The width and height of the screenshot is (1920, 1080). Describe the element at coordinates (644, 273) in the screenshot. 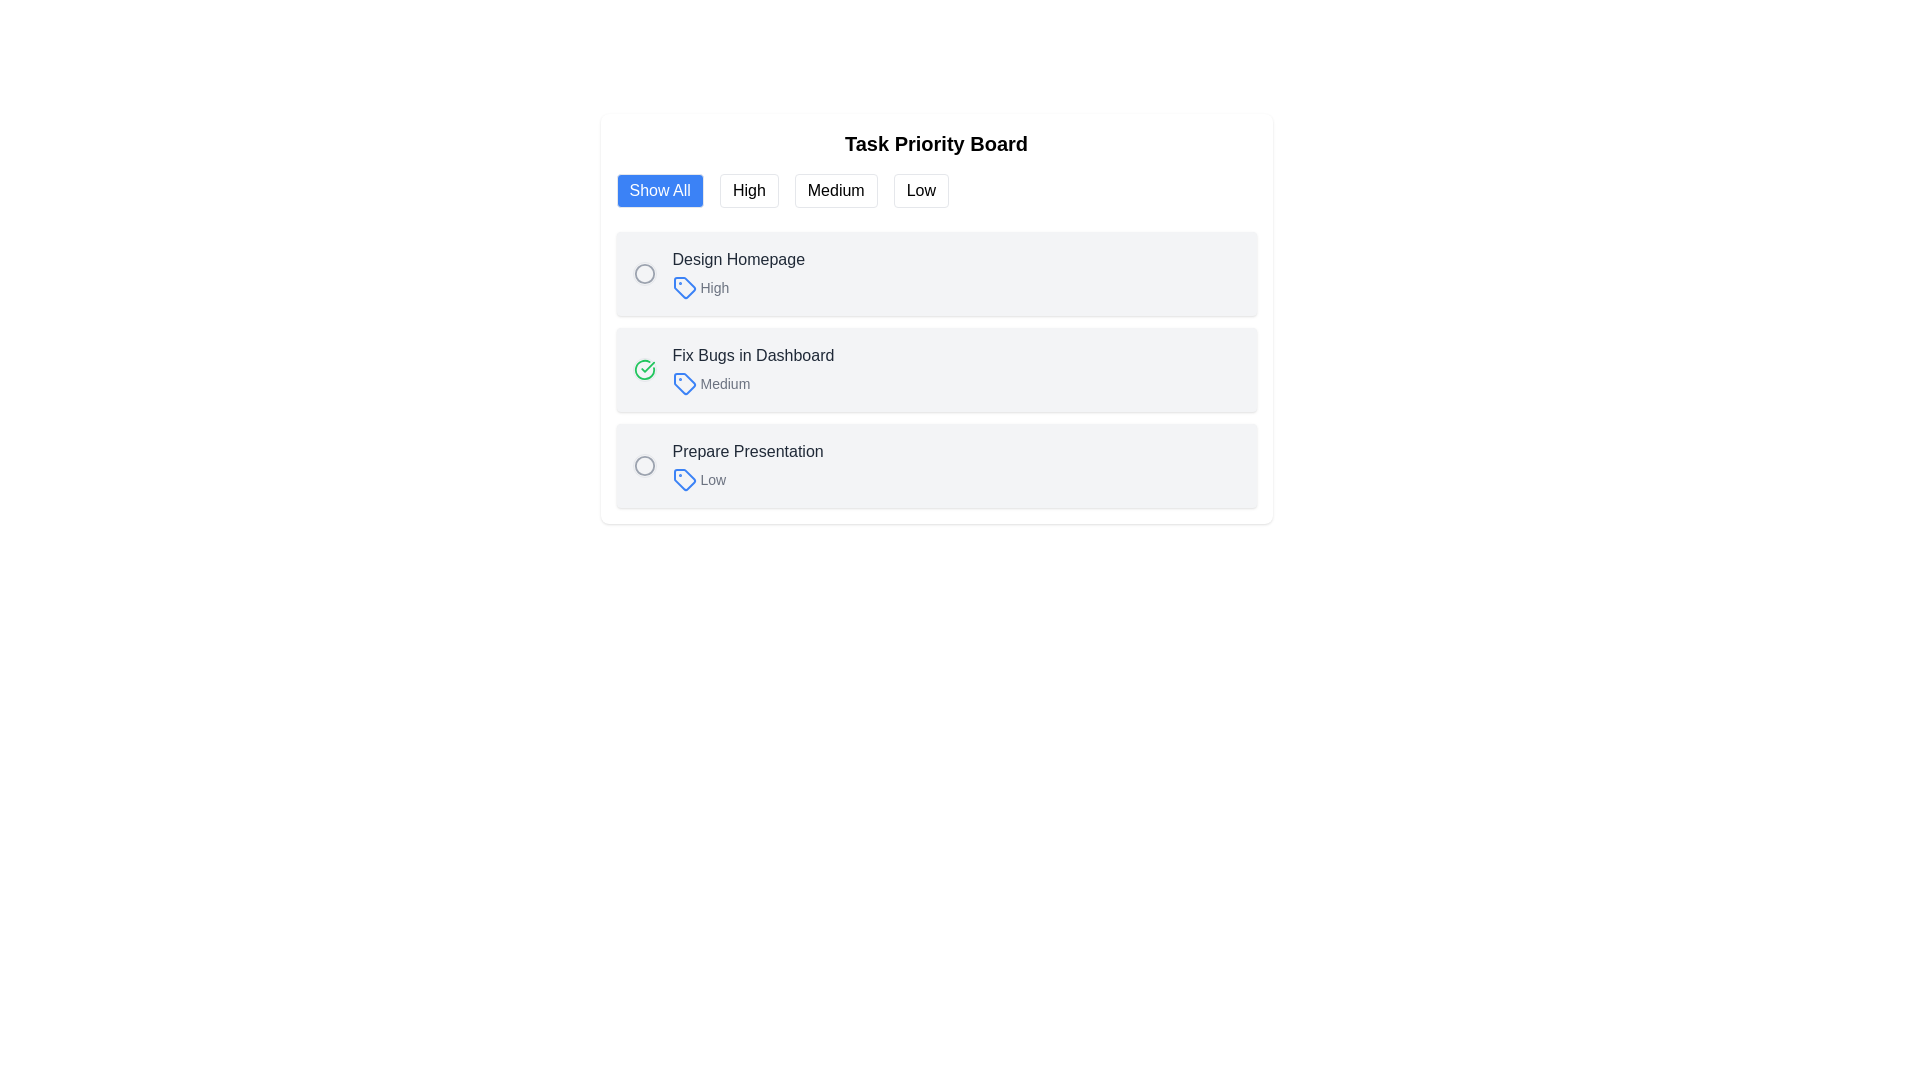

I see `the status indicator icon for the task 'Design Homepage', which is the first circular icon in the task list` at that location.